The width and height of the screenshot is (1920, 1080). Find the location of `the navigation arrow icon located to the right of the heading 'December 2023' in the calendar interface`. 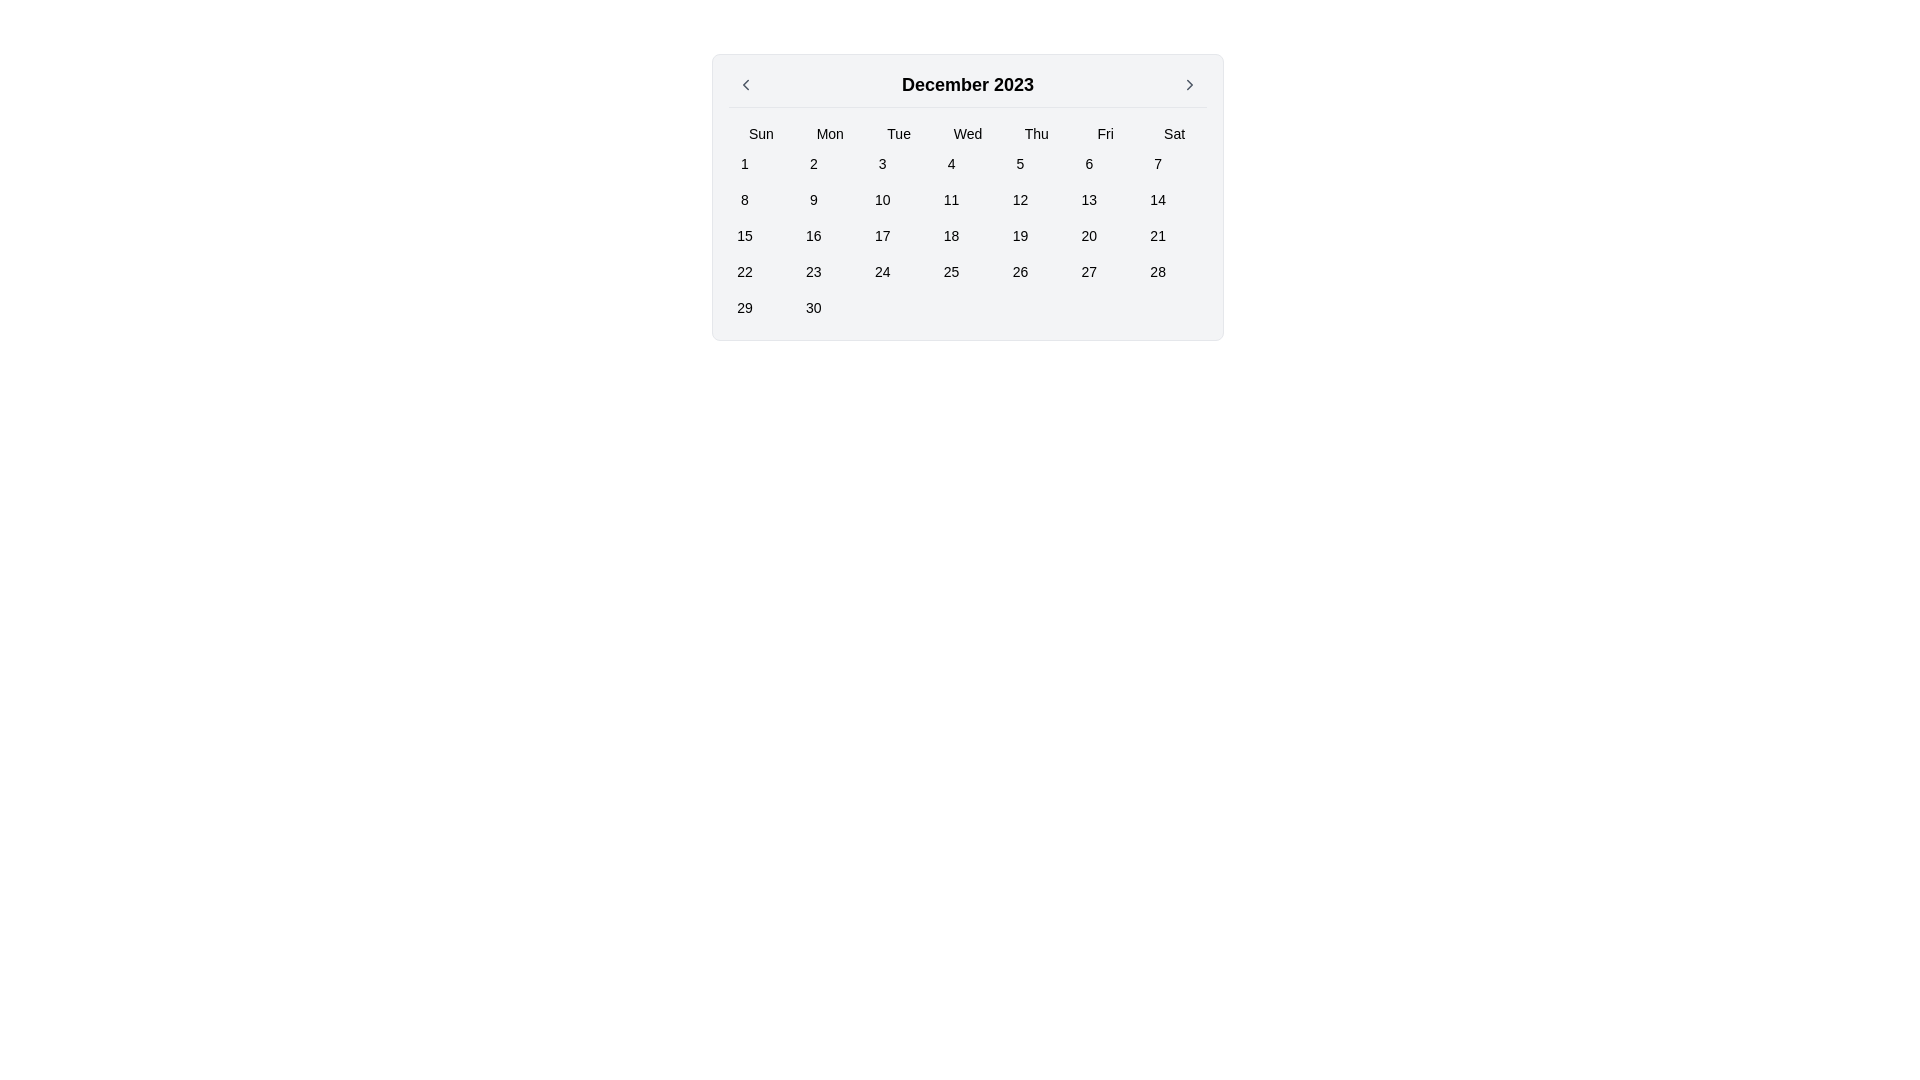

the navigation arrow icon located to the right of the heading 'December 2023' in the calendar interface is located at coordinates (1190, 83).